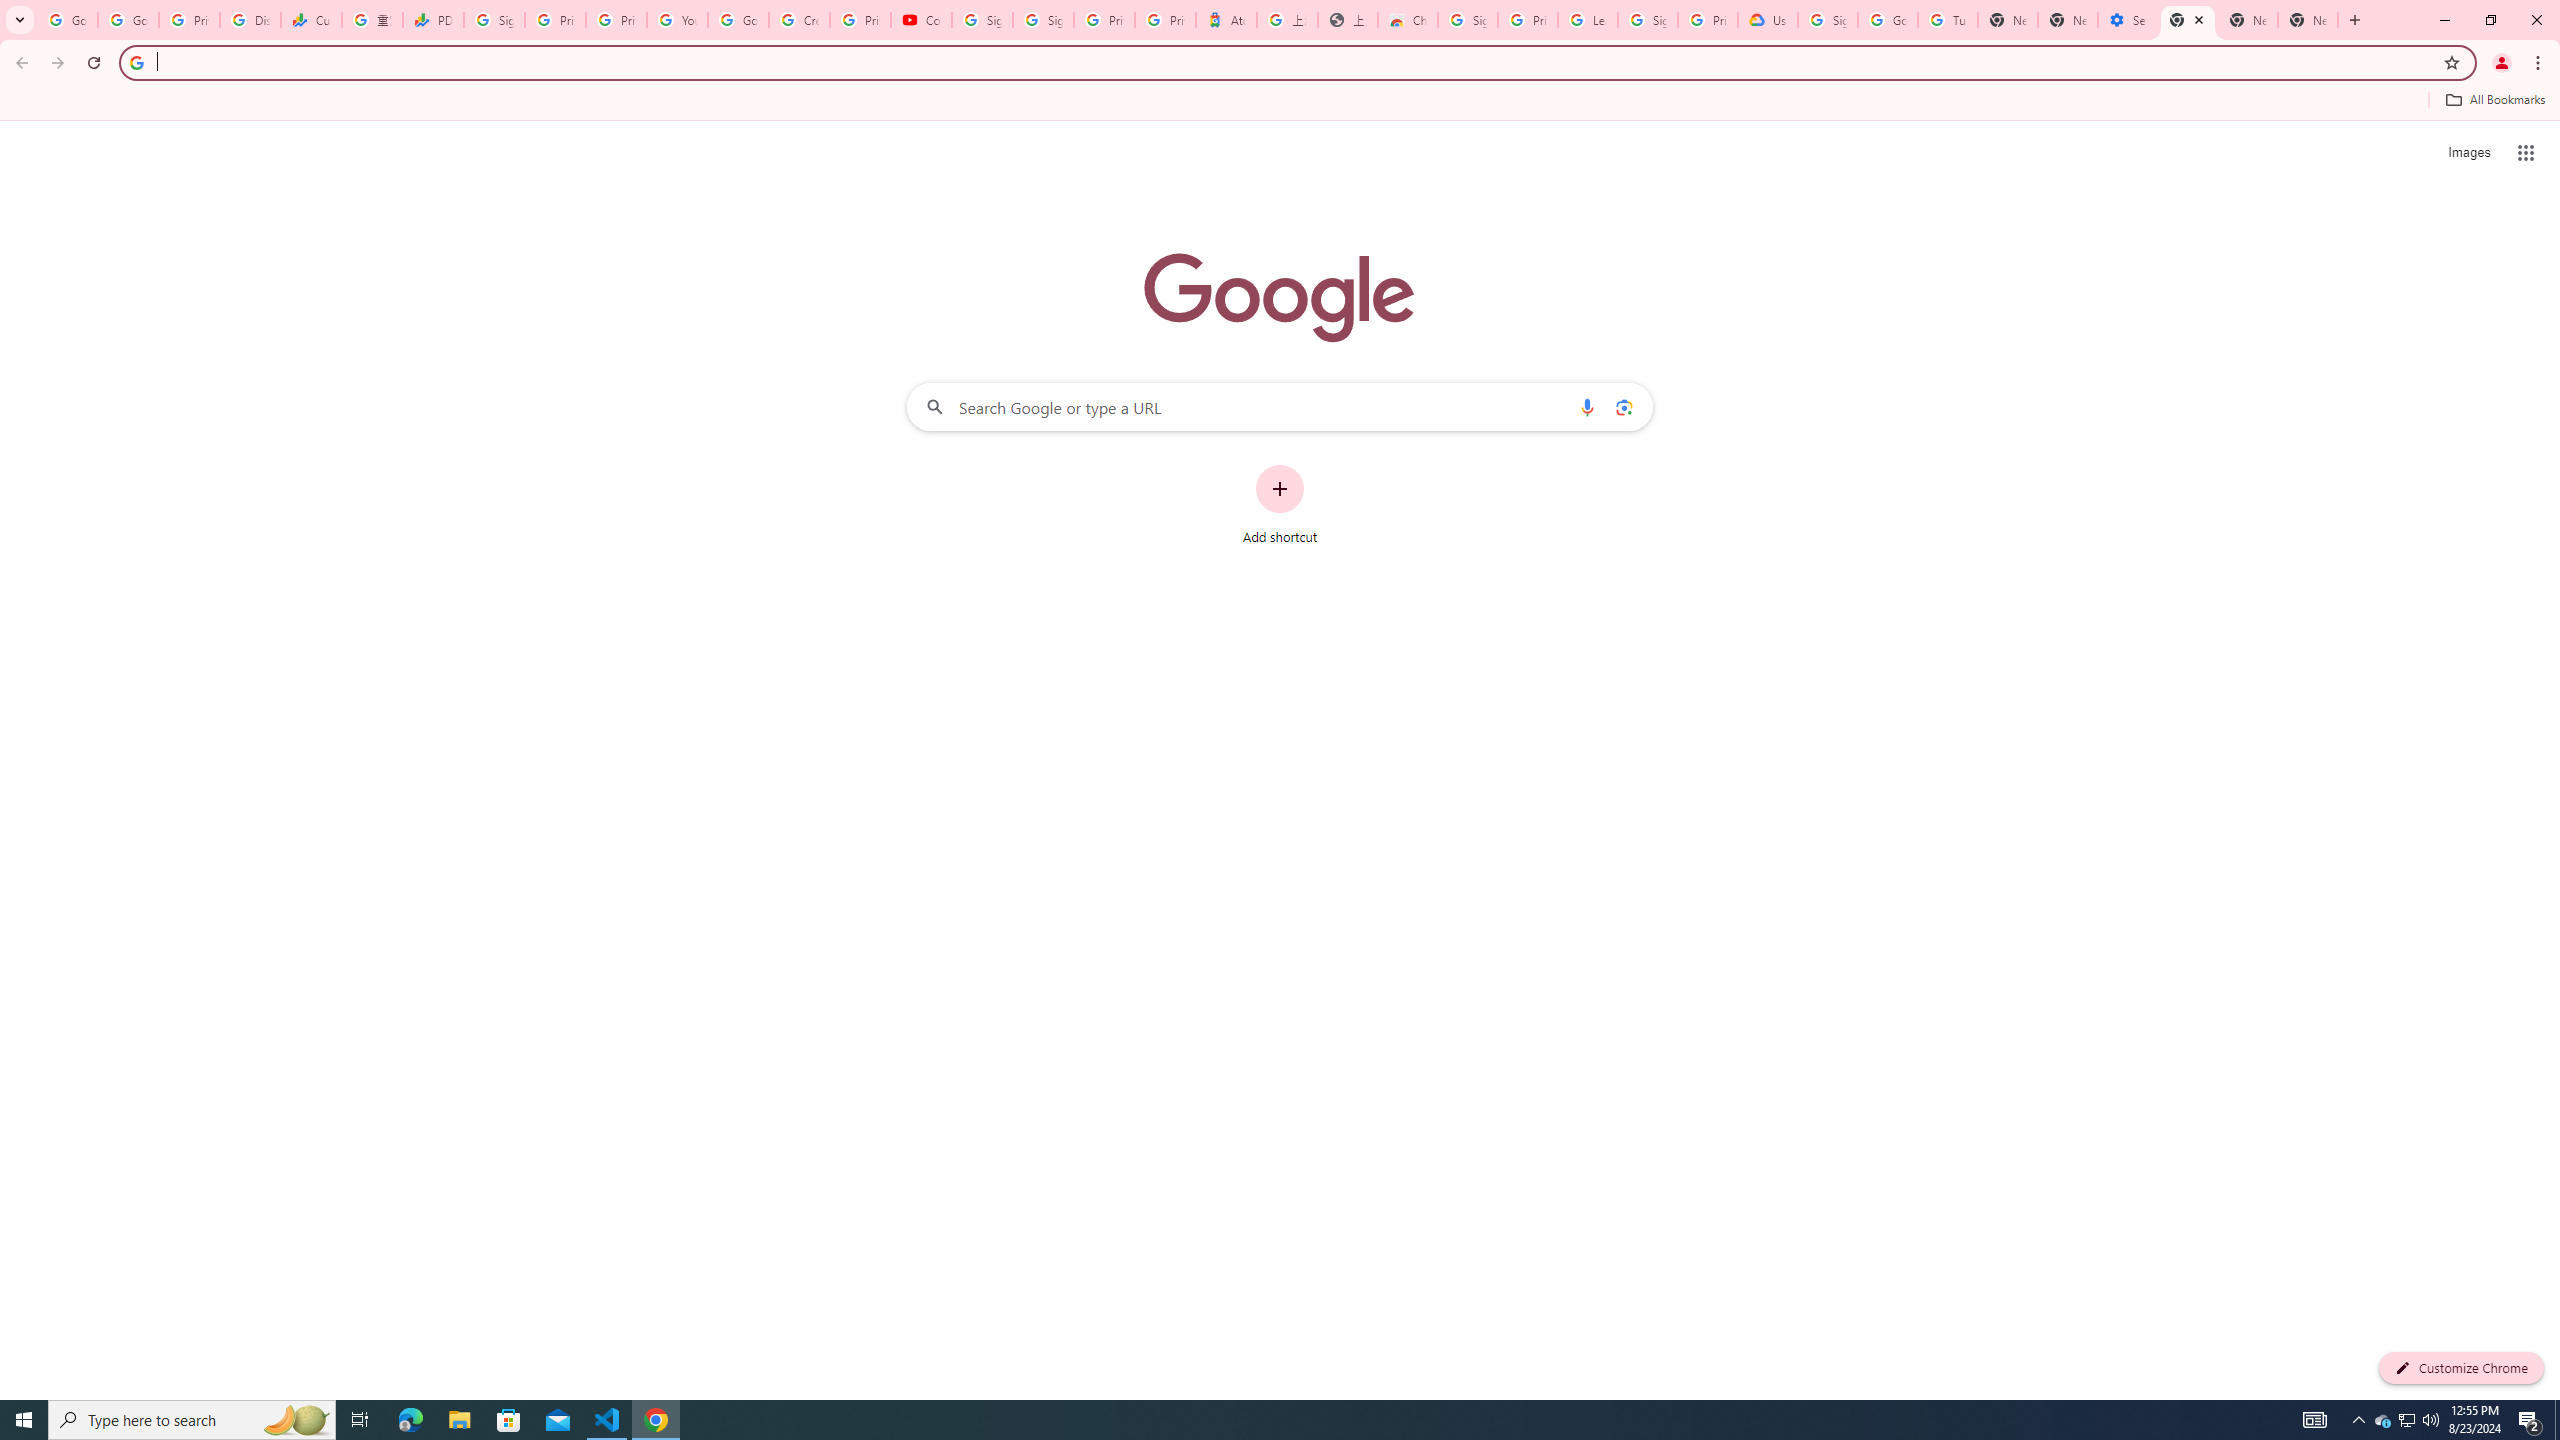 This screenshot has width=2560, height=1440. Describe the element at coordinates (432, 19) in the screenshot. I see `'PDD Holdings Inc - ADR (PDD) Price & News - Google Finance'` at that location.